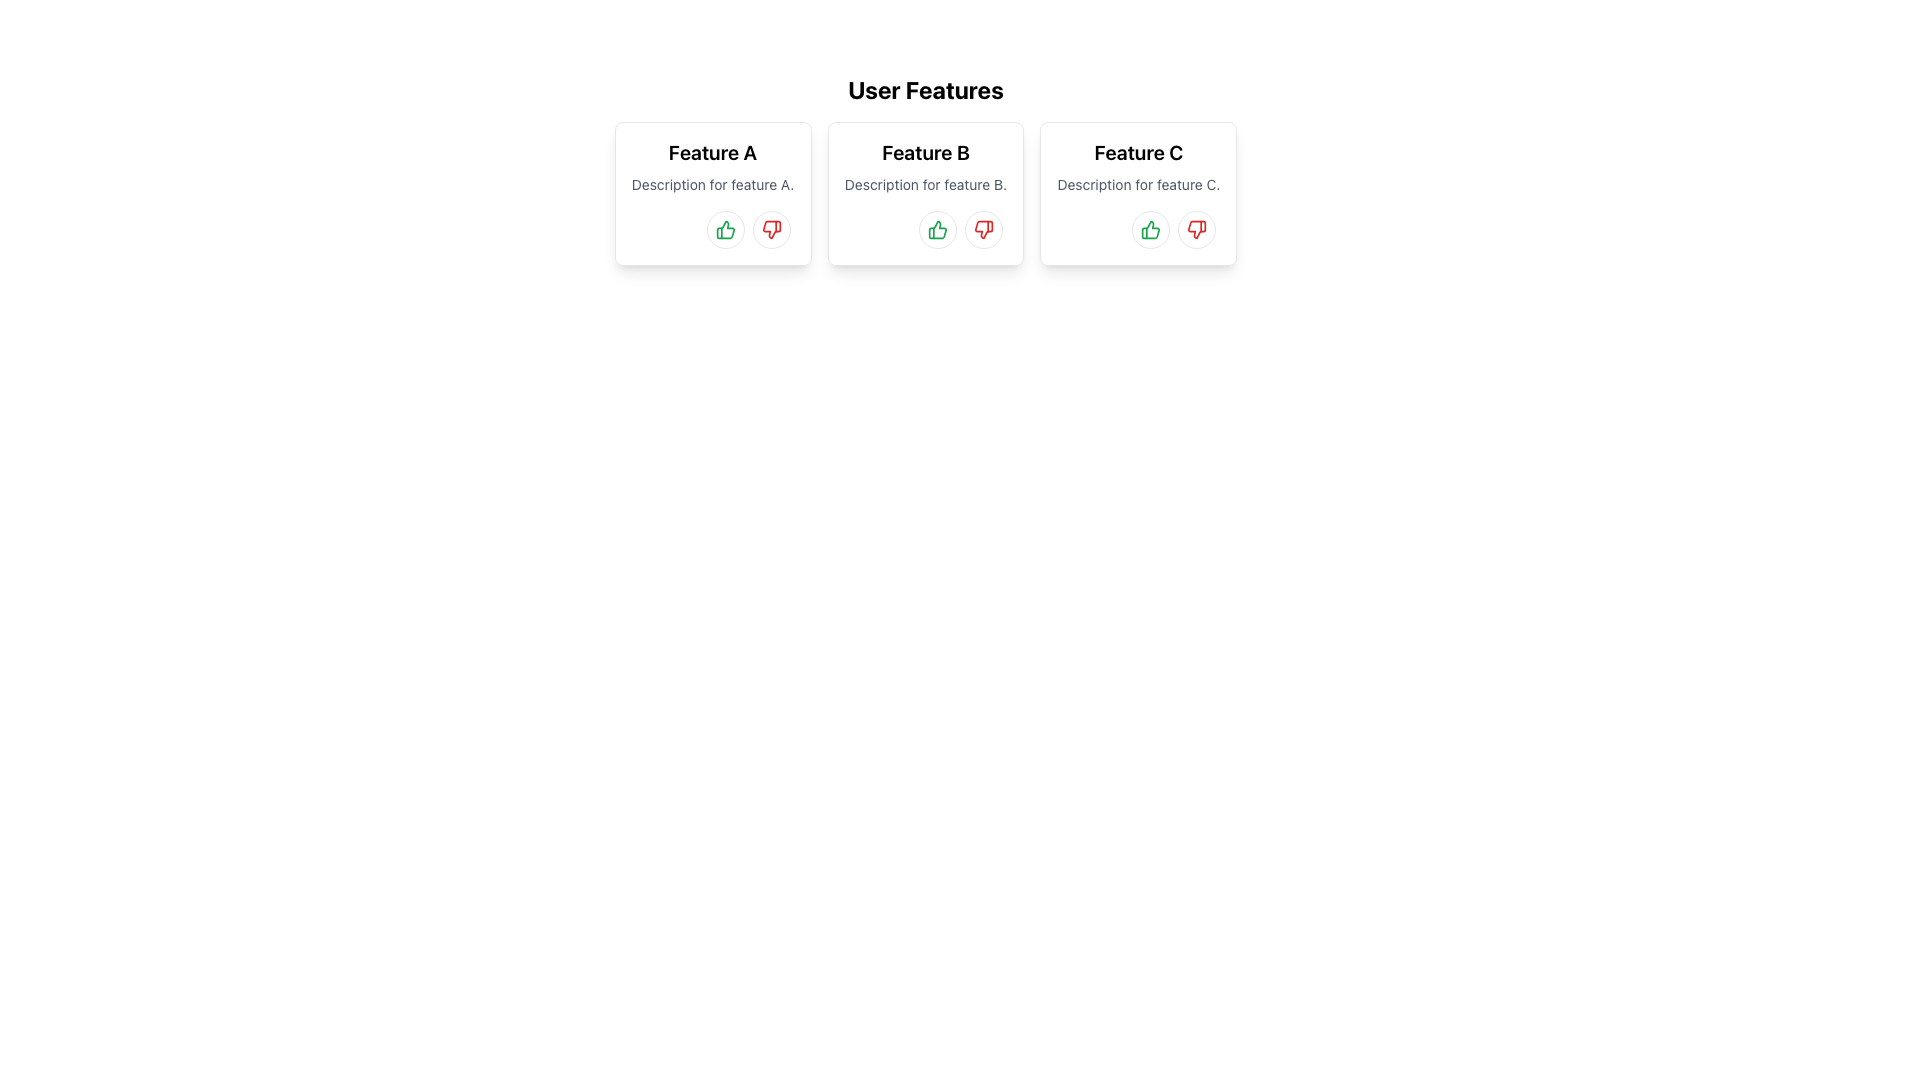  What do you see at coordinates (724, 229) in the screenshot?
I see `the positive sentiment icon located within the 'Feature B' card, which is part of the 'User Features' section` at bounding box center [724, 229].